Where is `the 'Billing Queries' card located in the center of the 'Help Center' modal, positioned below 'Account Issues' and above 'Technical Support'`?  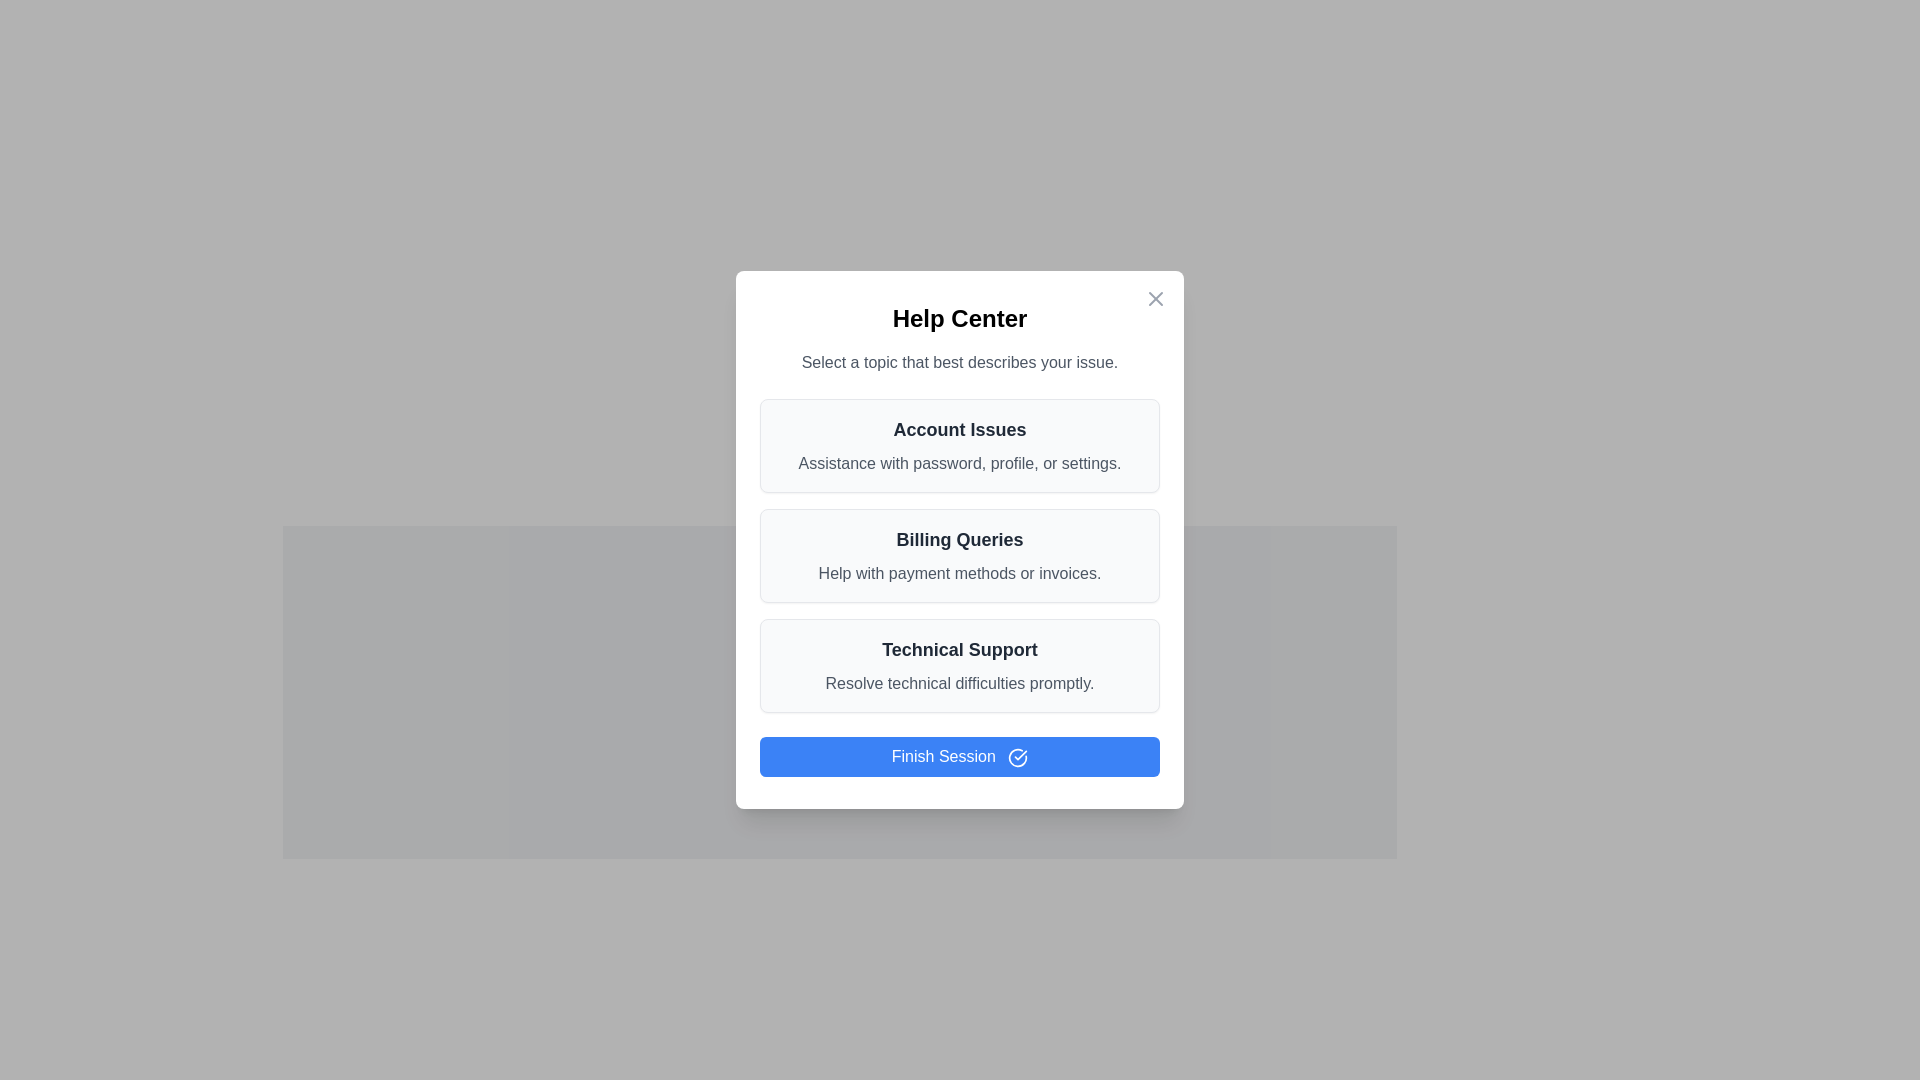 the 'Billing Queries' card located in the center of the 'Help Center' modal, positioned below 'Account Issues' and above 'Technical Support' is located at coordinates (960, 555).